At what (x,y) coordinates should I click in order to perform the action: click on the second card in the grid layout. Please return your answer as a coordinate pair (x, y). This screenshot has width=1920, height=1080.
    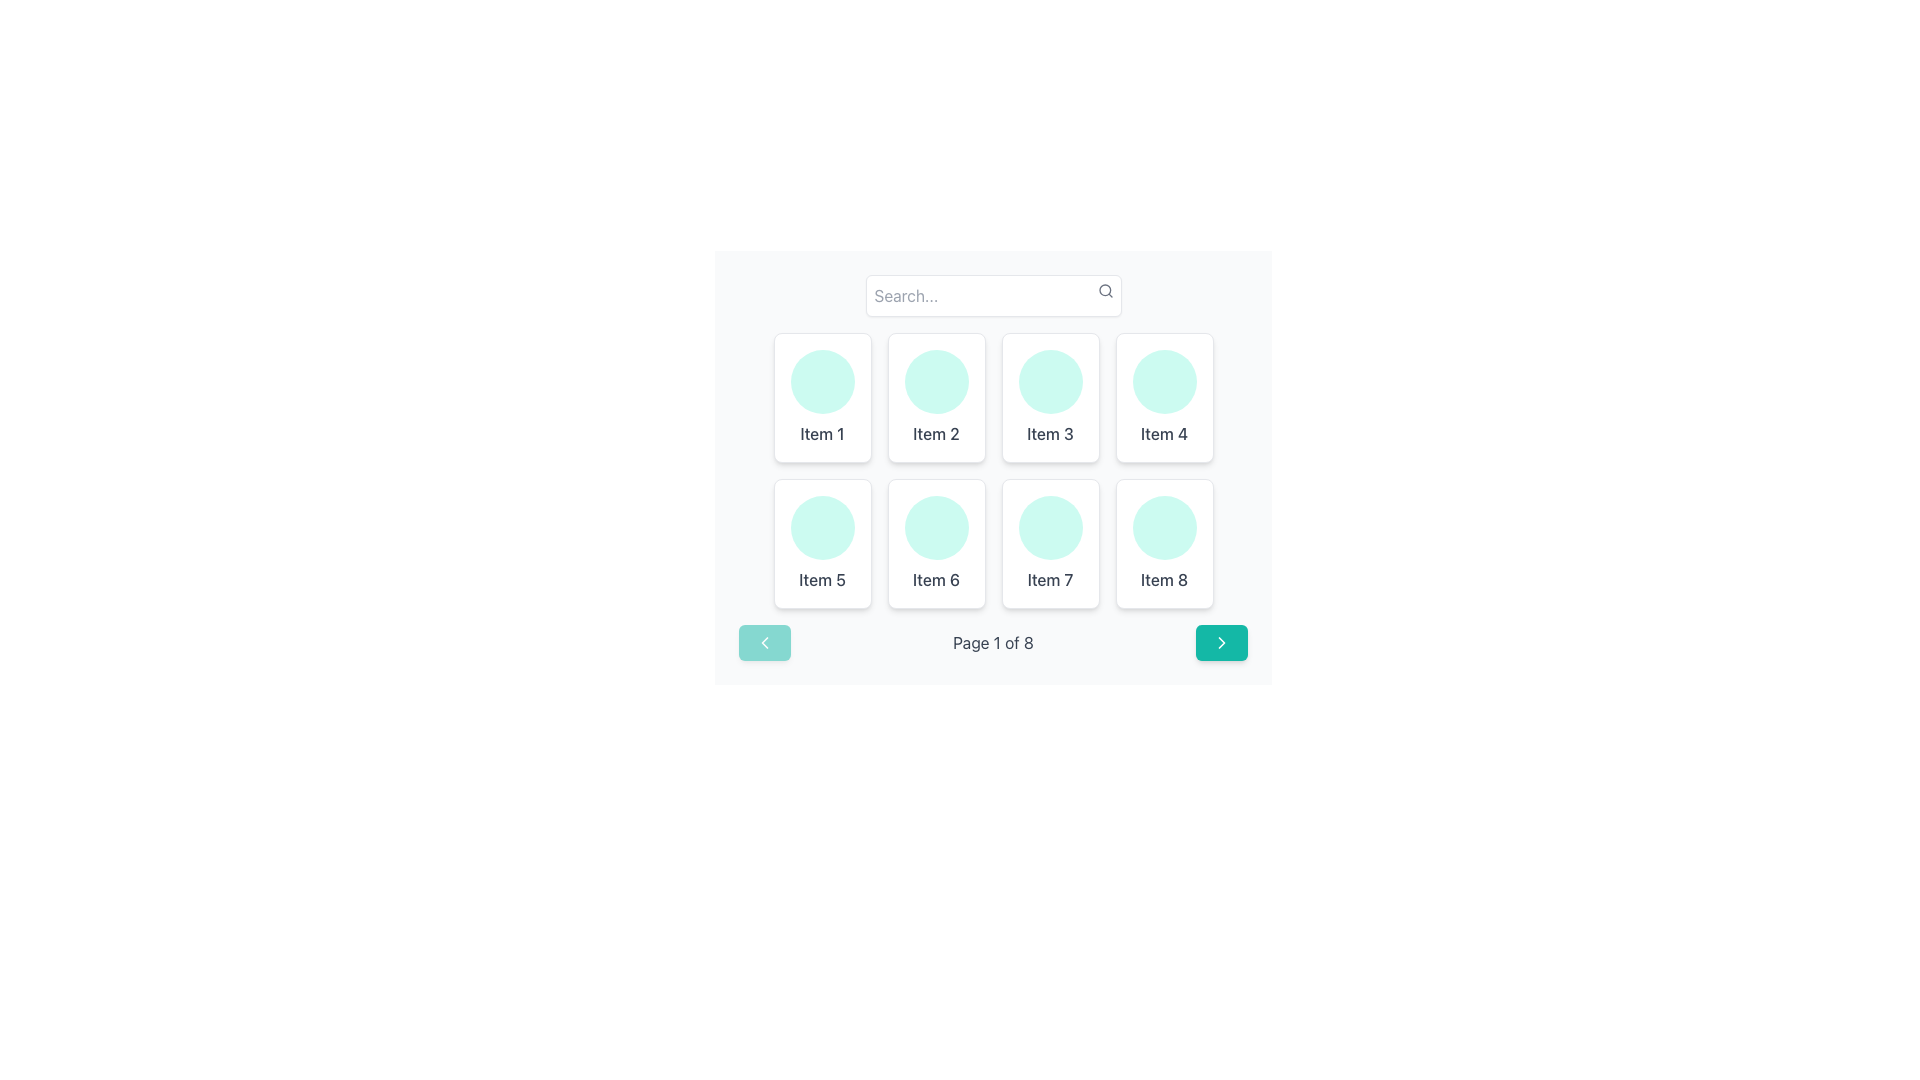
    Looking at the image, I should click on (935, 397).